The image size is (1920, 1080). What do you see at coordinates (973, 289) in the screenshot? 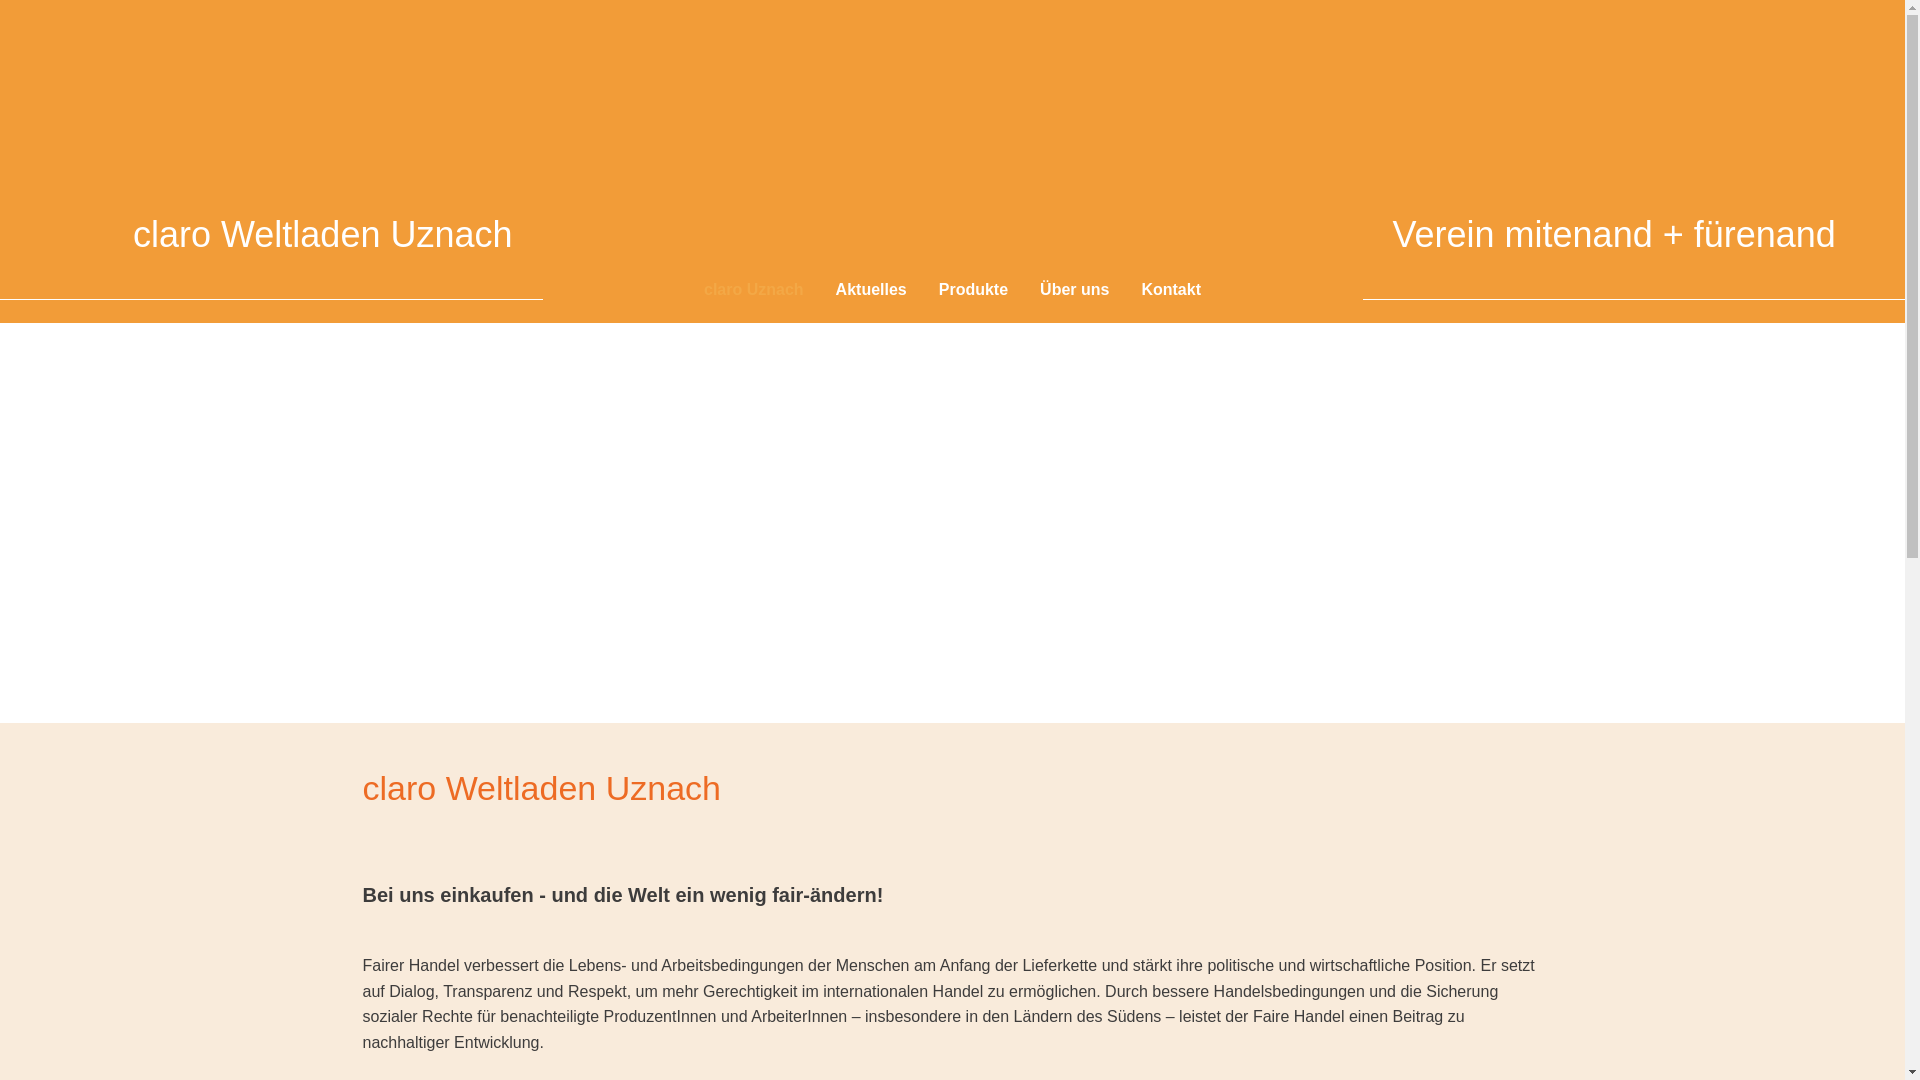
I see `'Produkte'` at bounding box center [973, 289].